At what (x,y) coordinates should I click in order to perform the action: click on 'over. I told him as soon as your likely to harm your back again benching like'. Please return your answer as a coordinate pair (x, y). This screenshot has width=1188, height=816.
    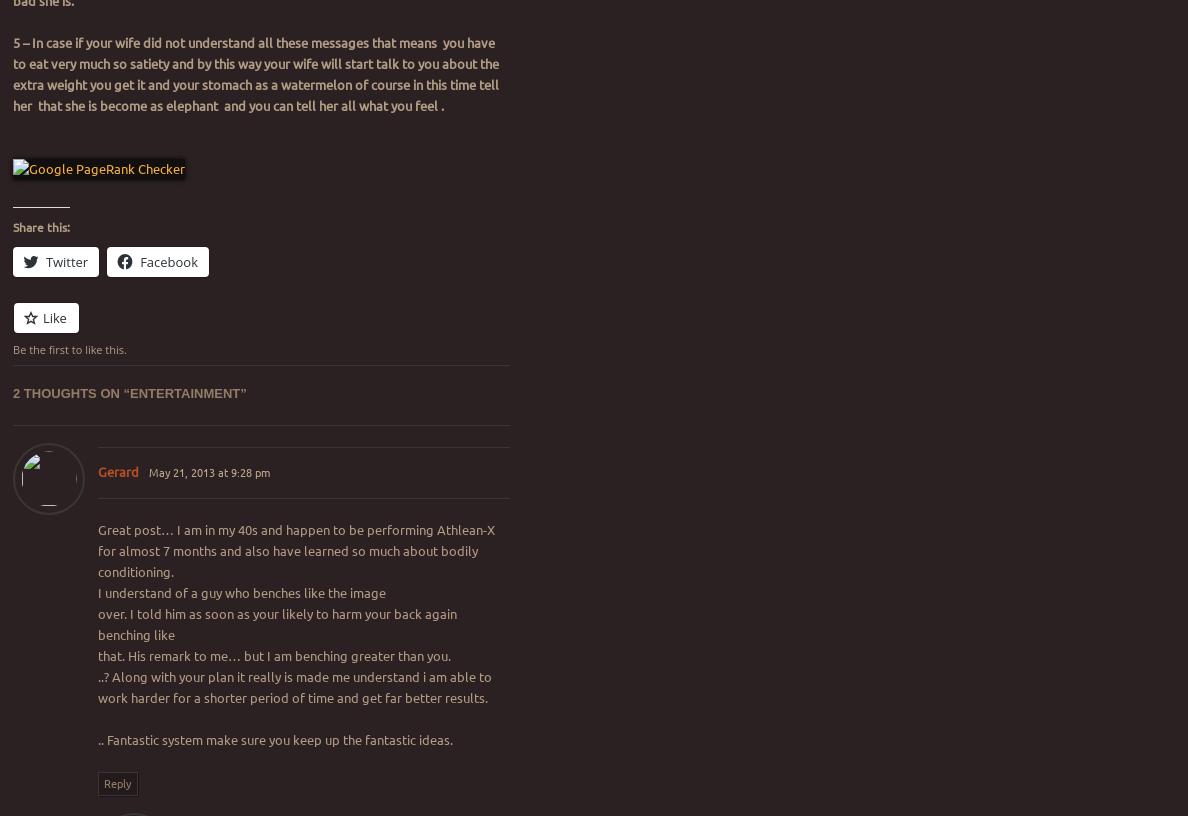
    Looking at the image, I should click on (276, 622).